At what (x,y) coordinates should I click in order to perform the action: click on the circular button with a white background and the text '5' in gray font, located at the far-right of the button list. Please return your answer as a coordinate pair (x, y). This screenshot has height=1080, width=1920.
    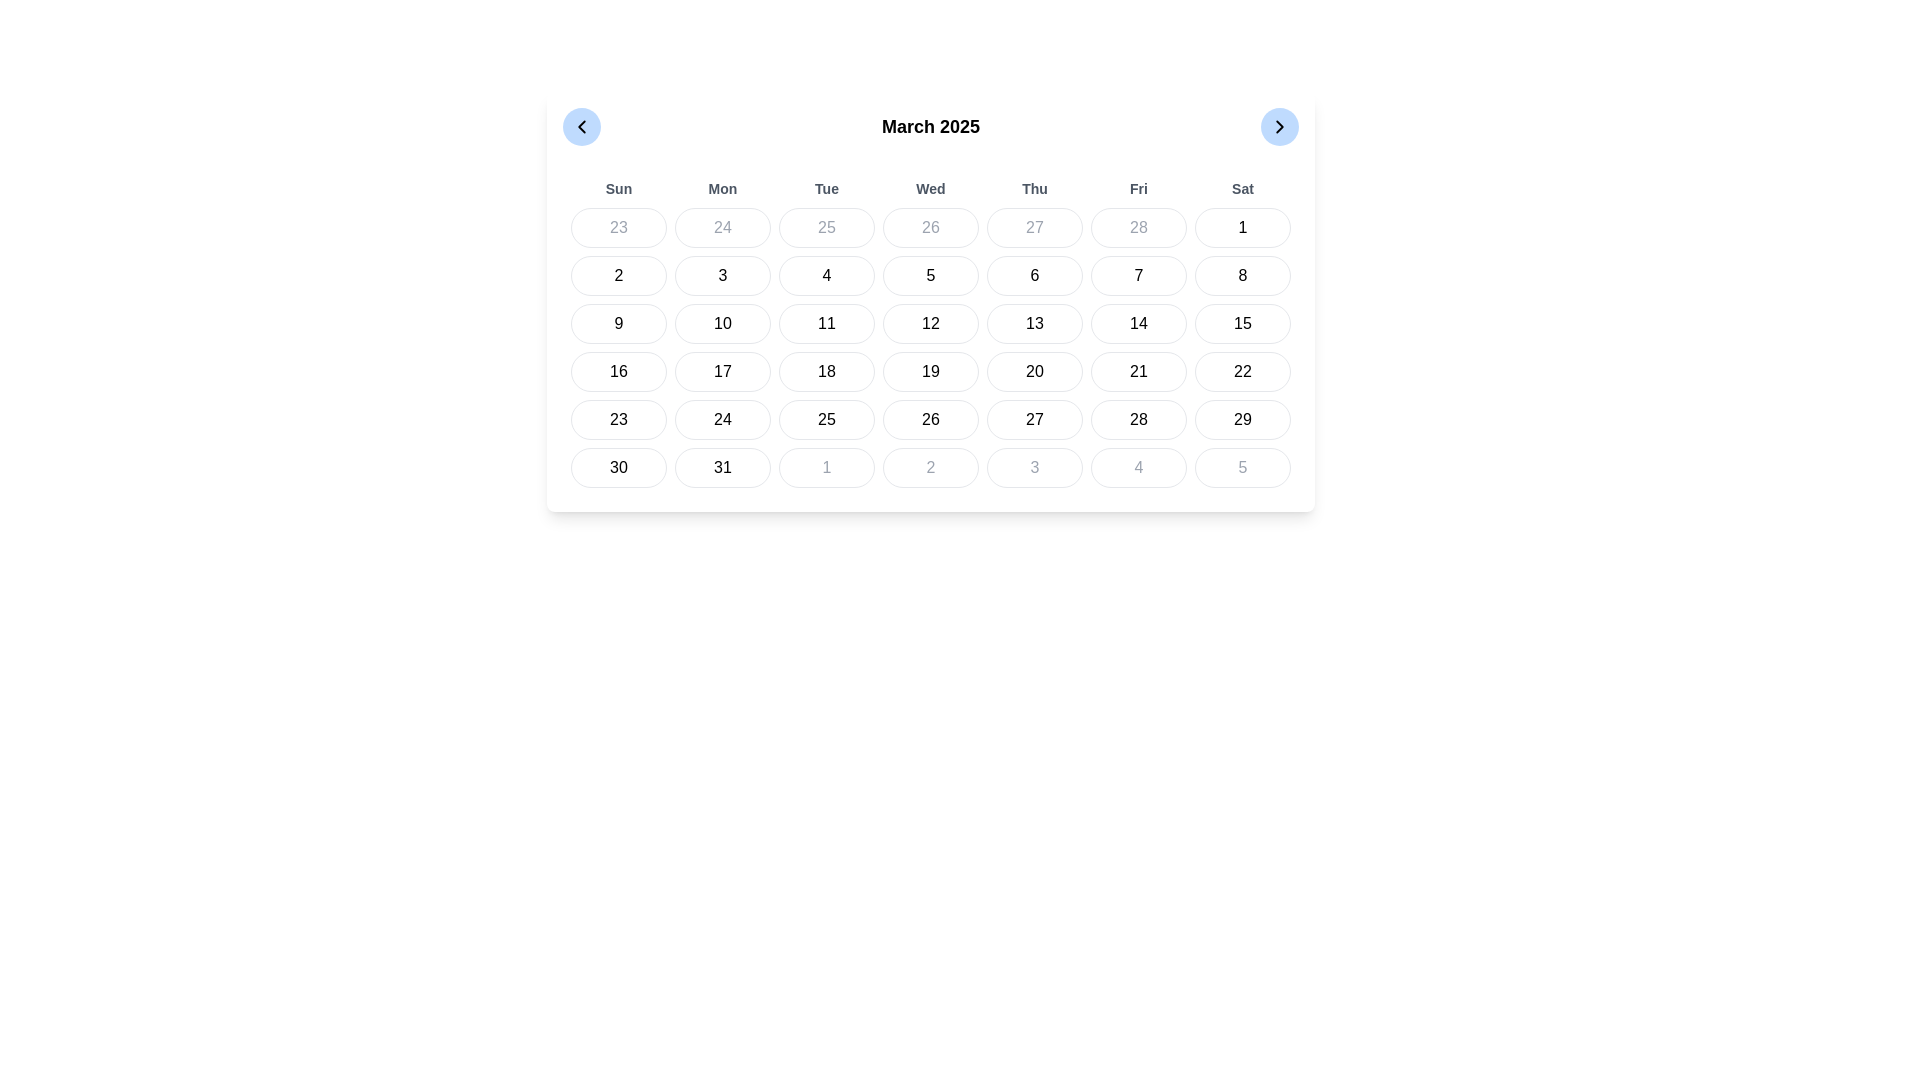
    Looking at the image, I should click on (1242, 467).